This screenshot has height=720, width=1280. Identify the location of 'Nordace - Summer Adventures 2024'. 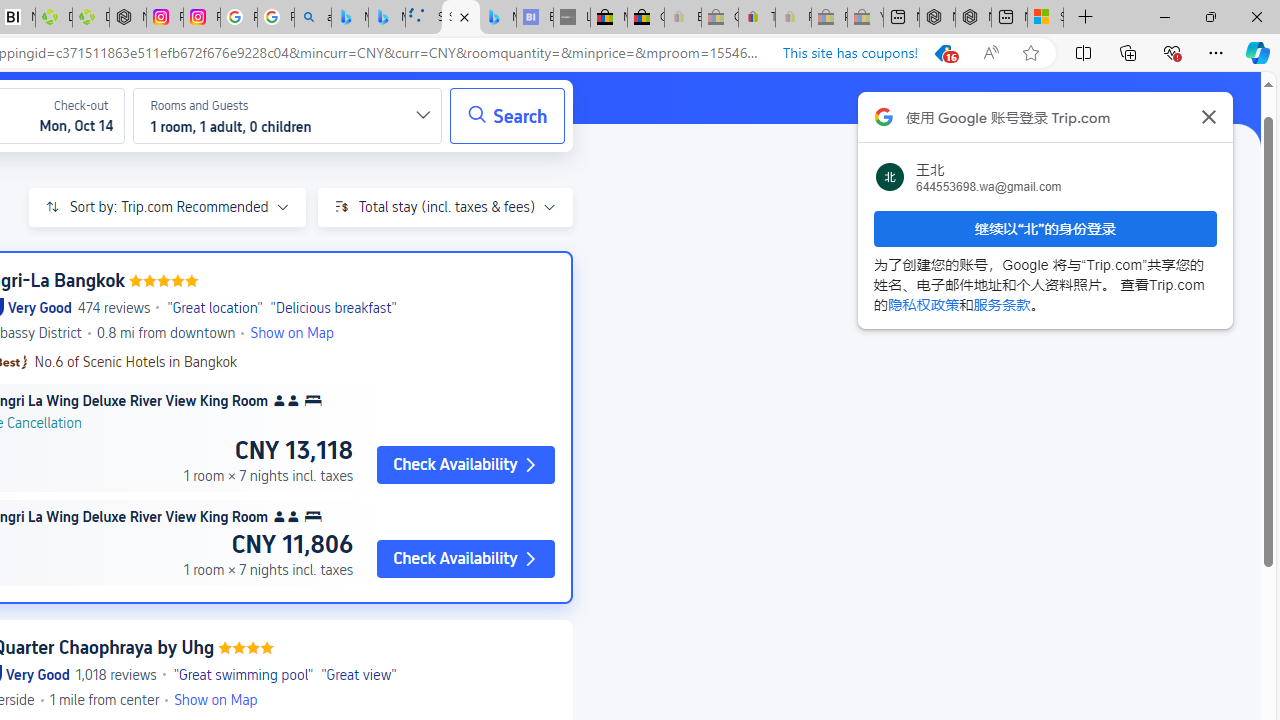
(973, 17).